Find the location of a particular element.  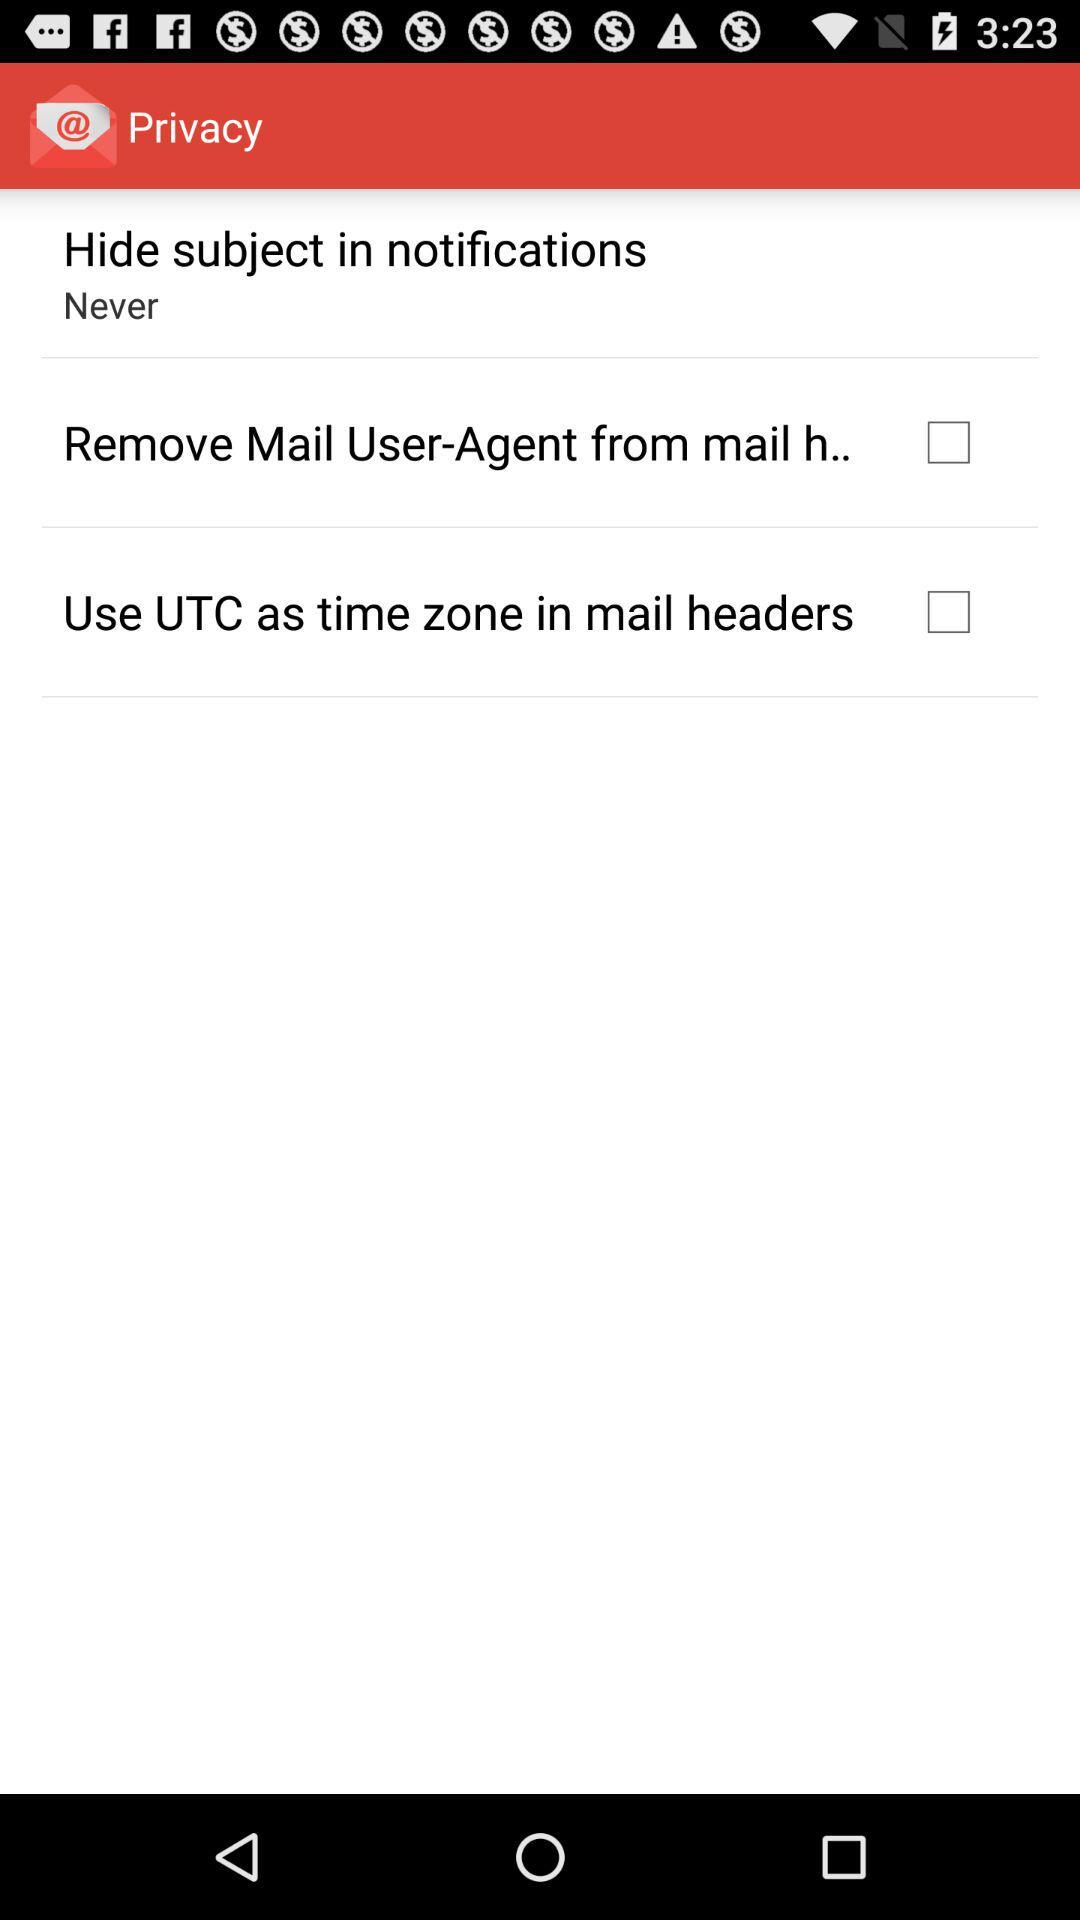

use utc as icon is located at coordinates (458, 610).